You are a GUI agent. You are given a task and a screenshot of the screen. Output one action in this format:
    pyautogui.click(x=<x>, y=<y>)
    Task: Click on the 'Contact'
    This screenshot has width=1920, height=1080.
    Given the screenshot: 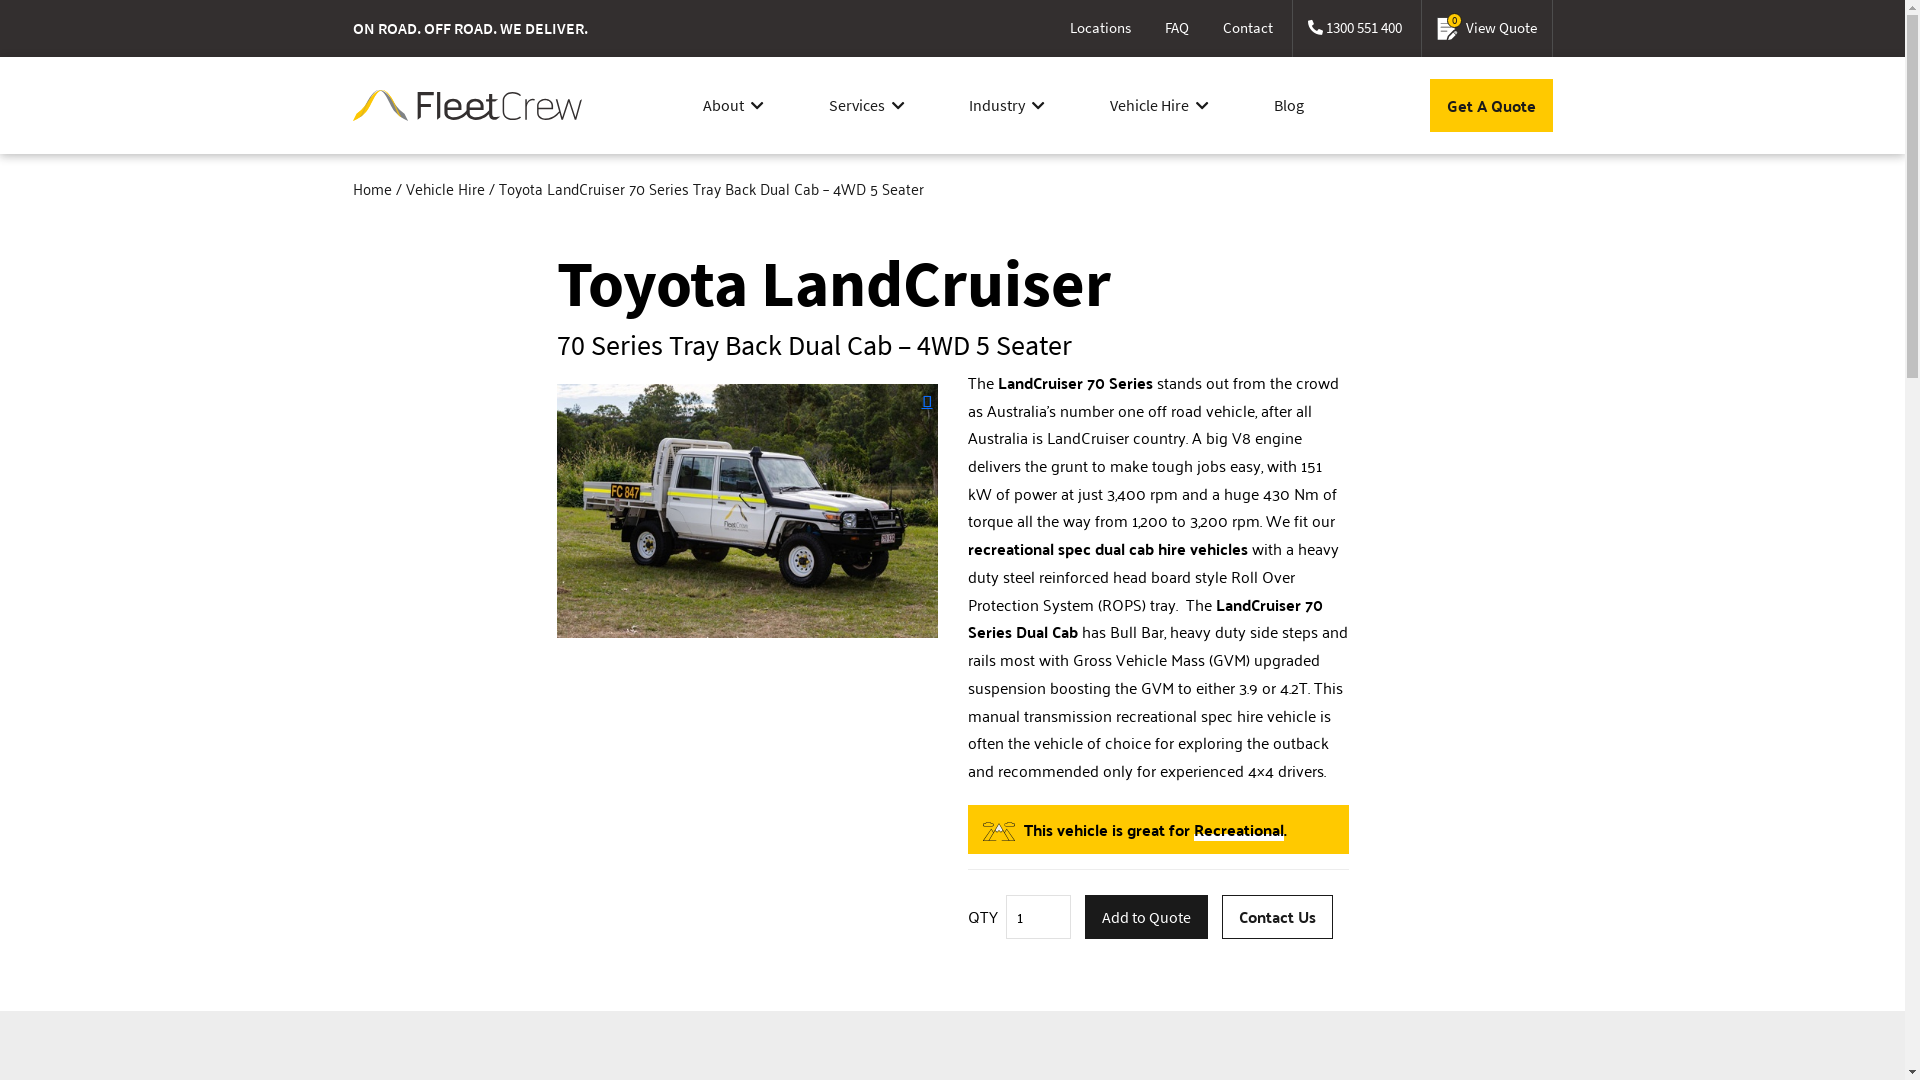 What is the action you would take?
    pyautogui.click(x=1247, y=28)
    